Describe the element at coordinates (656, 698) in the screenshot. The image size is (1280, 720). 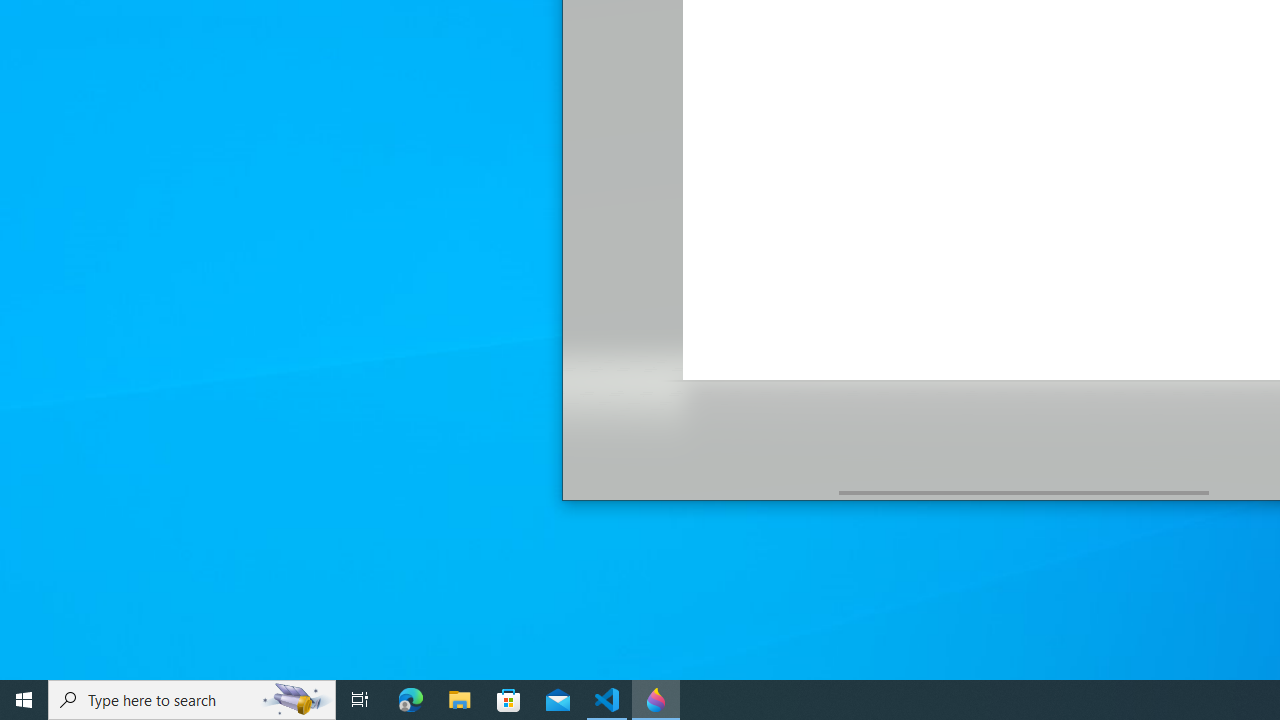
I see `'Paint 3D - 1 running window'` at that location.